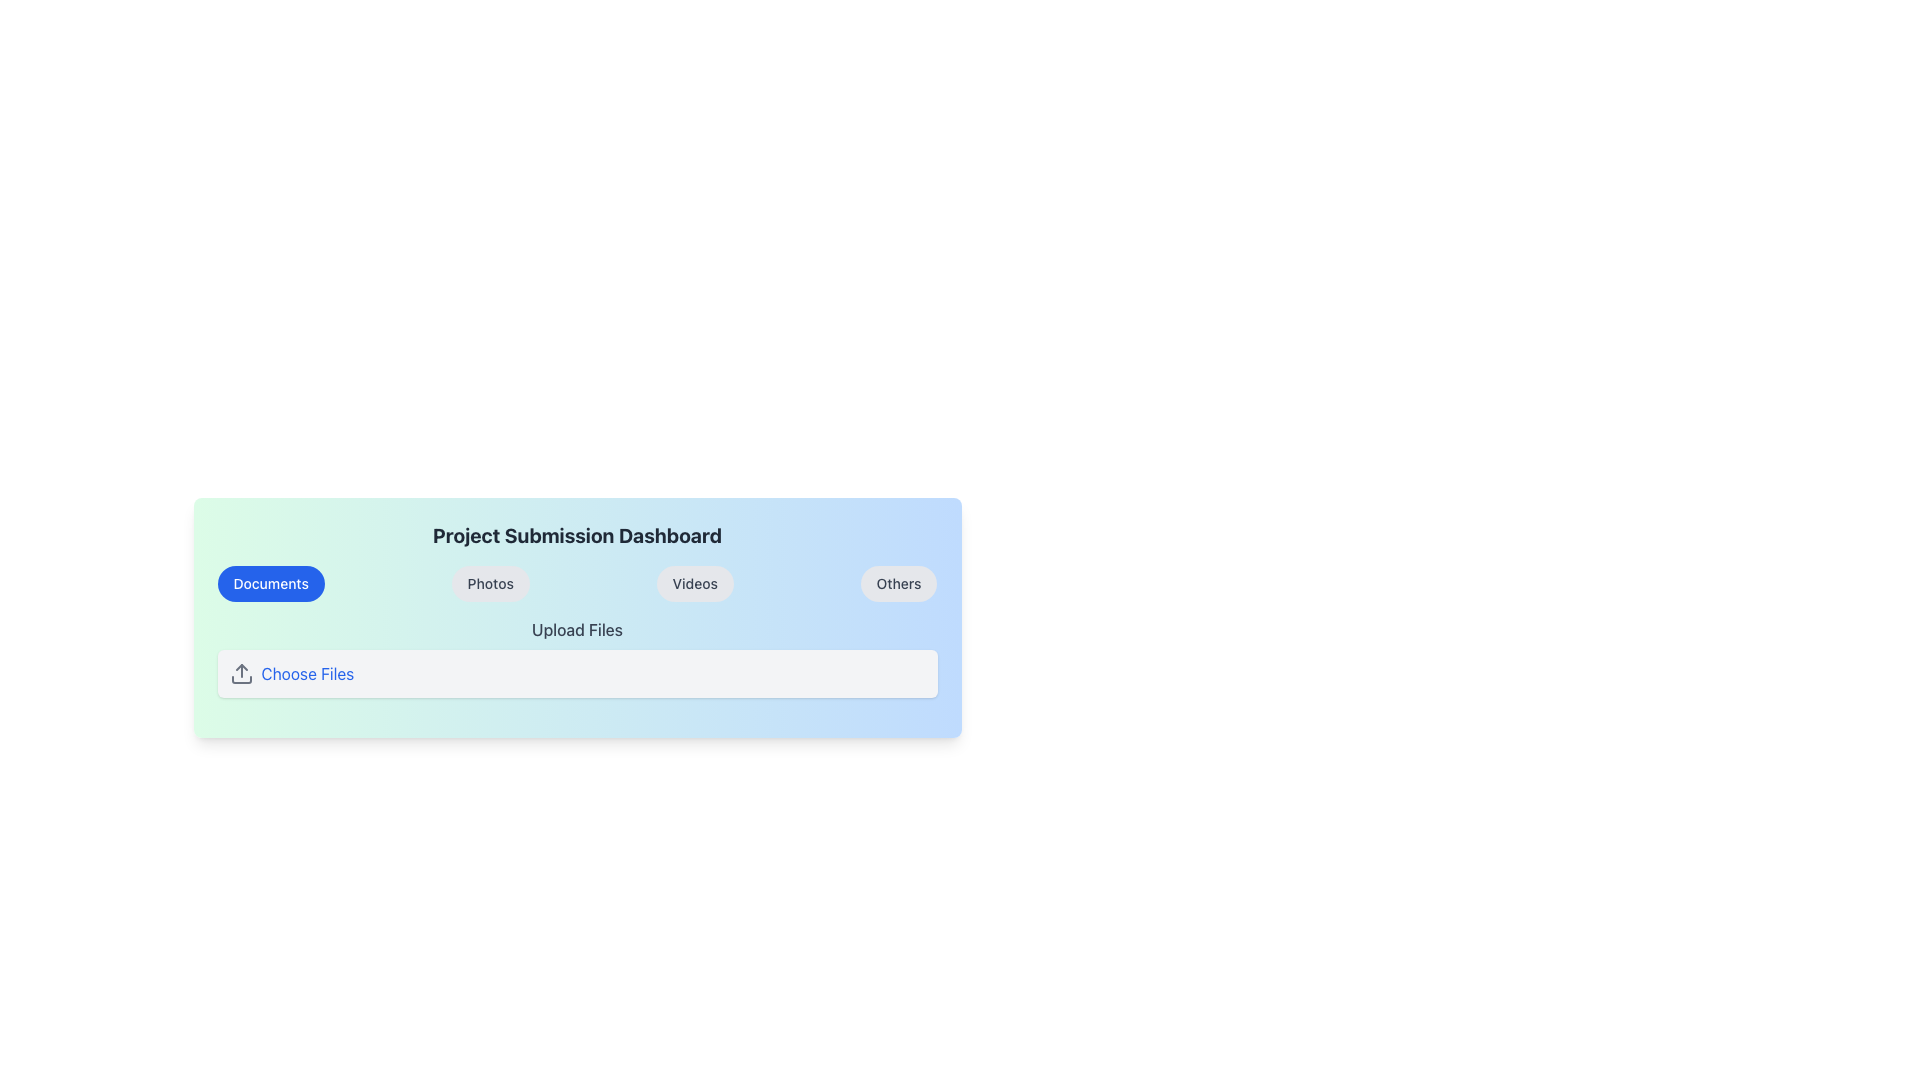 The image size is (1920, 1080). Describe the element at coordinates (695, 583) in the screenshot. I see `the 'Videos' button, which is the third button from the left in the horizontal layout of the 'Project Submission Dashboard'` at that location.